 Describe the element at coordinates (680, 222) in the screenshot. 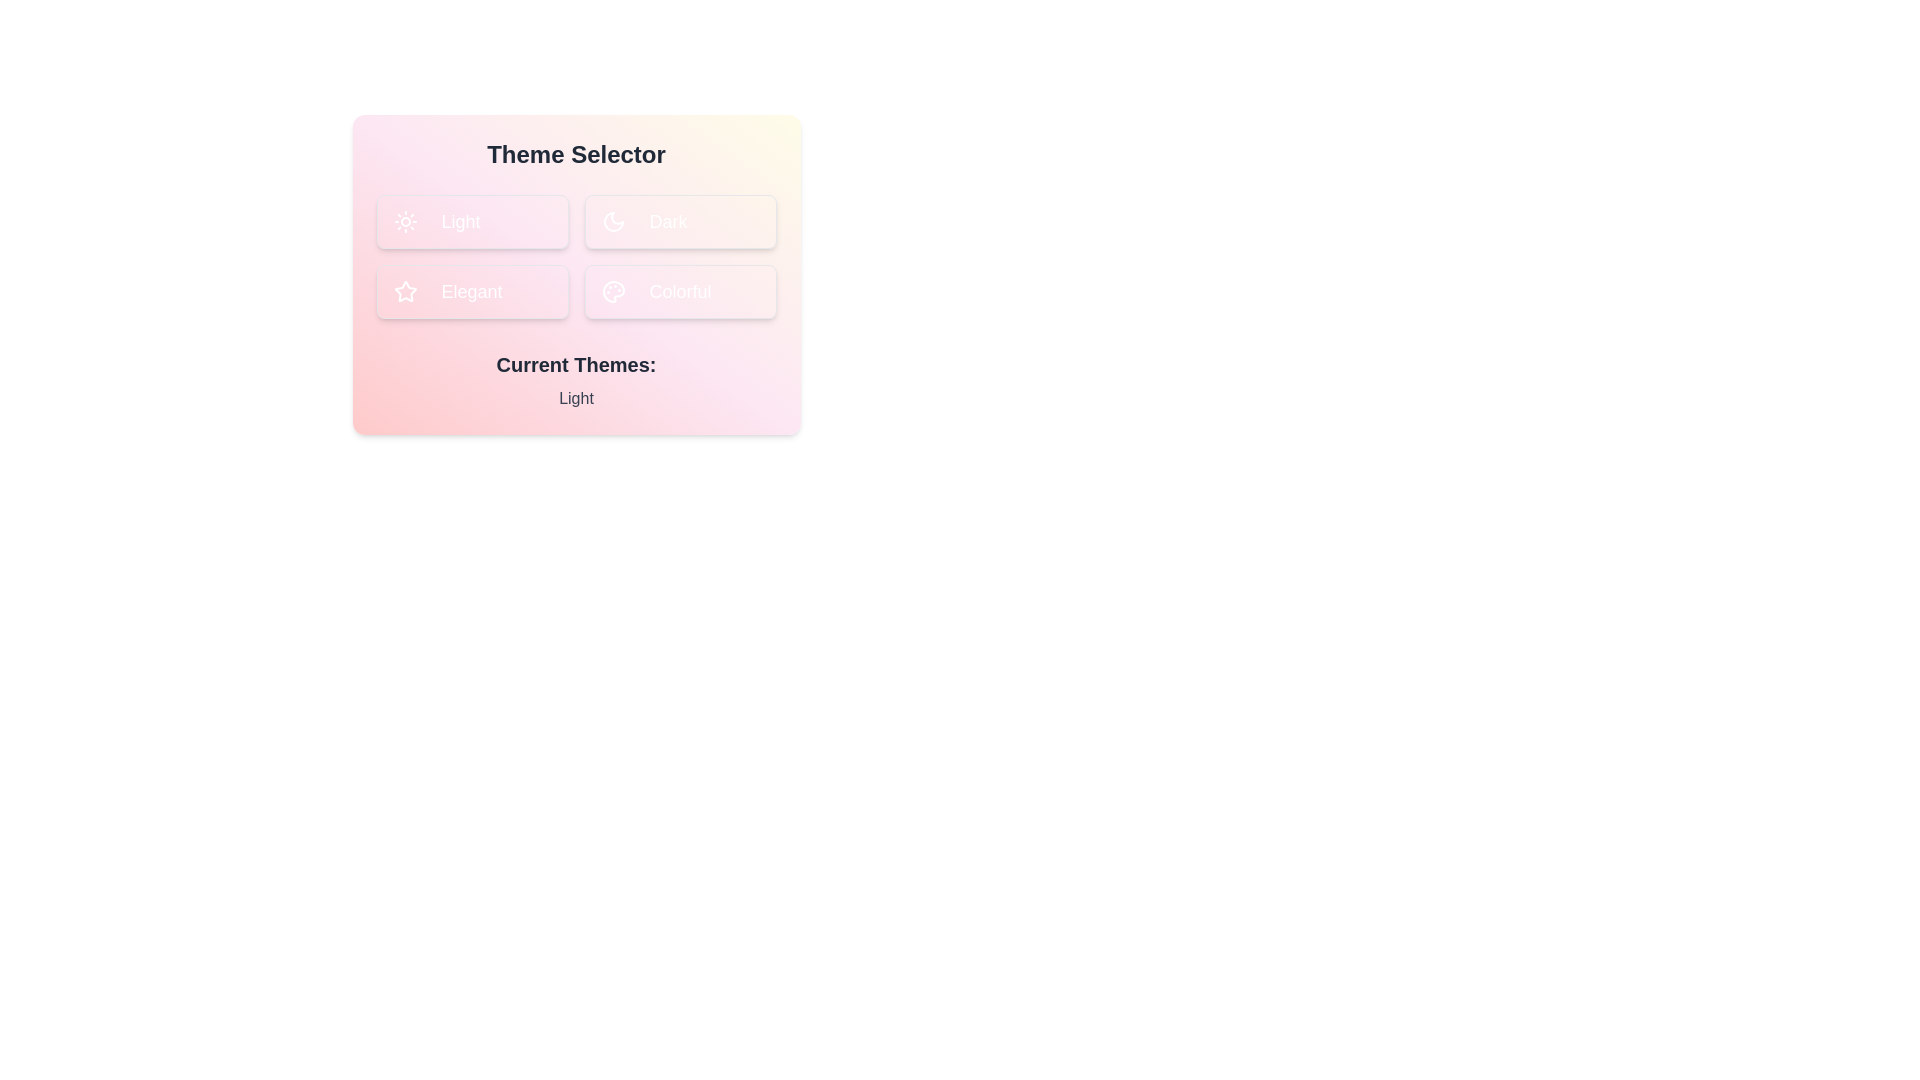

I see `the 'Dark' theme button located in the second column of the 2x2 grid layout under the 'Theme Selector' section` at that location.